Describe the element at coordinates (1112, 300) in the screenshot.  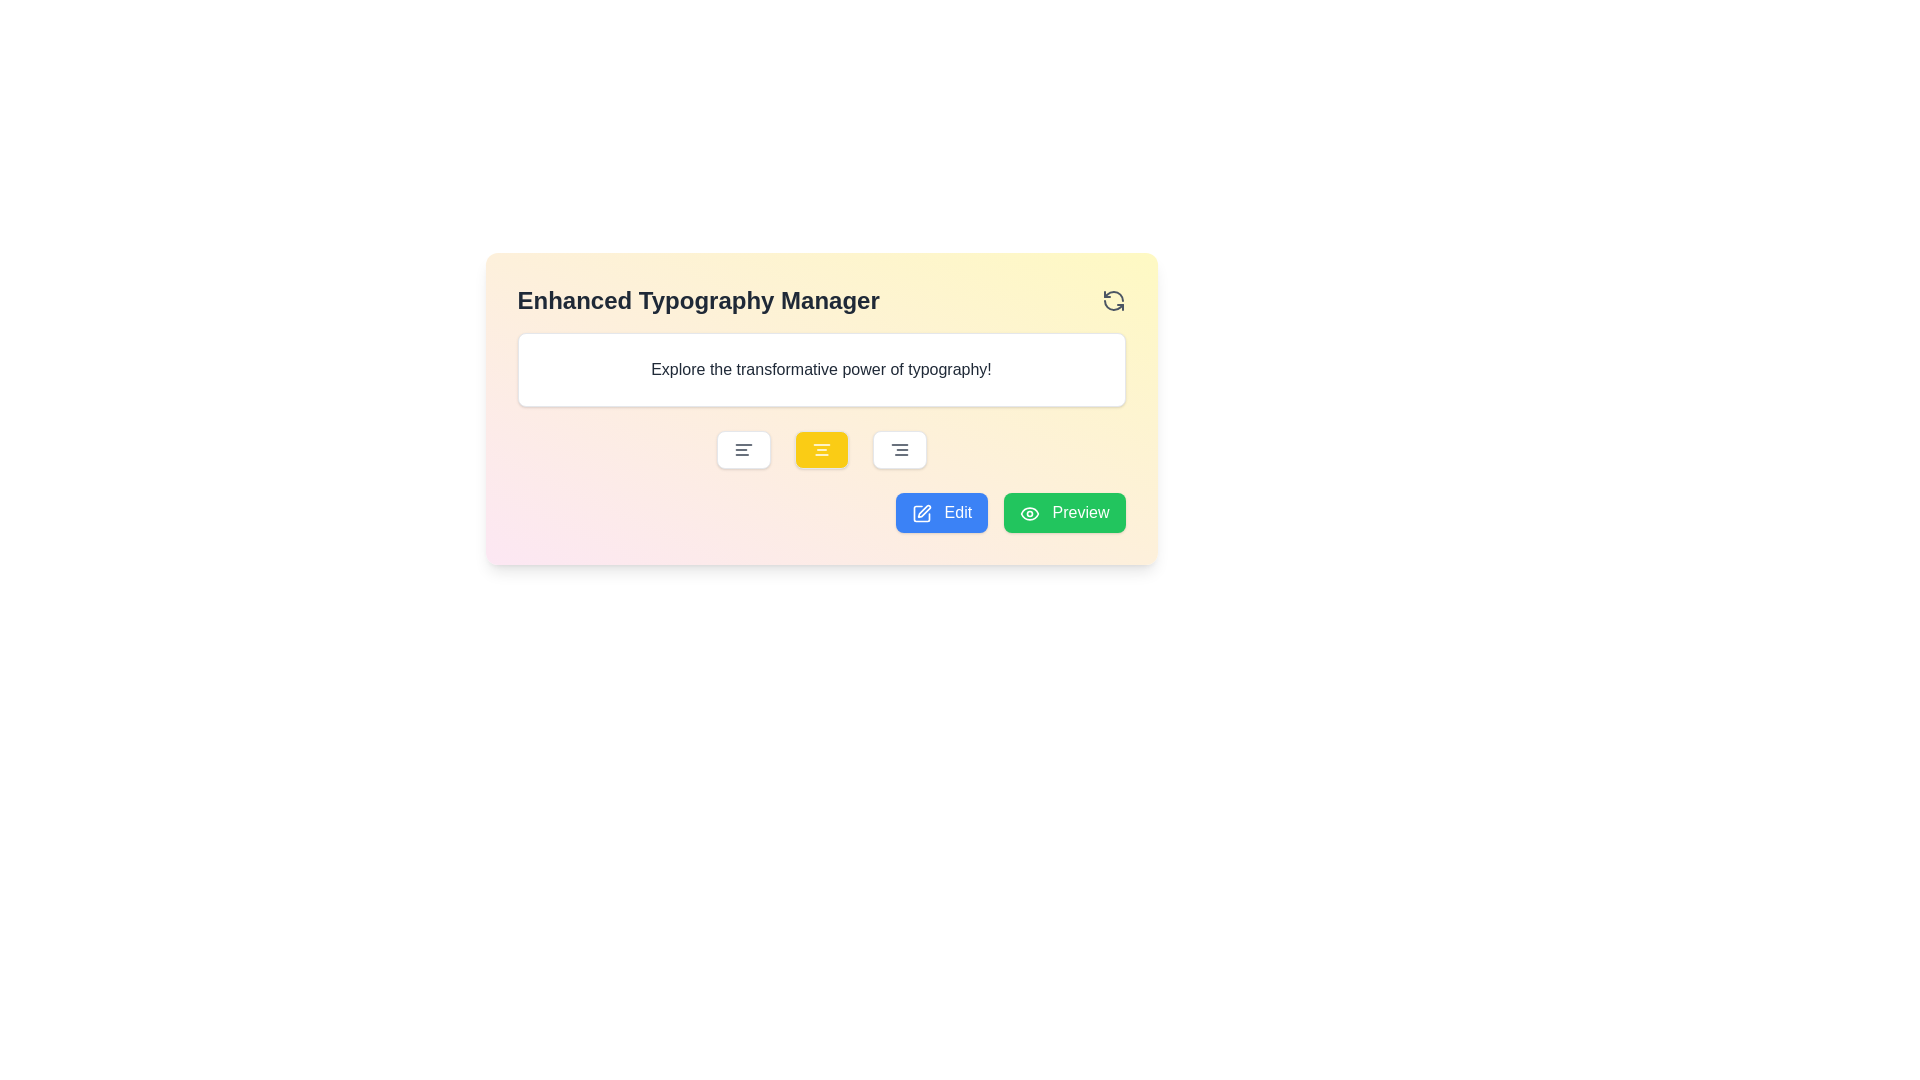
I see `the Circular arrow icon (refresh button) located in the top-right corner of the 'Enhanced Typography Manager' section, represented by an SVG graphic with two arrows forming a cycle` at that location.